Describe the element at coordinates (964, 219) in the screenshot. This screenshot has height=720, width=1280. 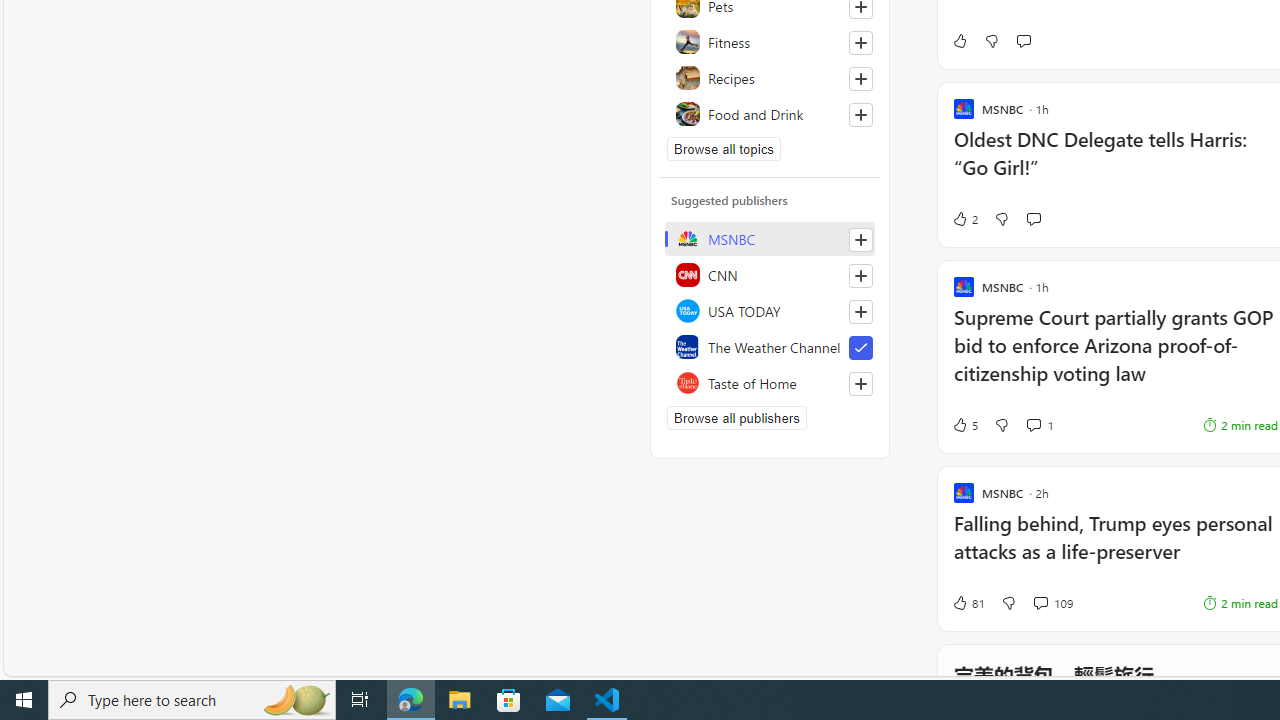
I see `'2 Like'` at that location.